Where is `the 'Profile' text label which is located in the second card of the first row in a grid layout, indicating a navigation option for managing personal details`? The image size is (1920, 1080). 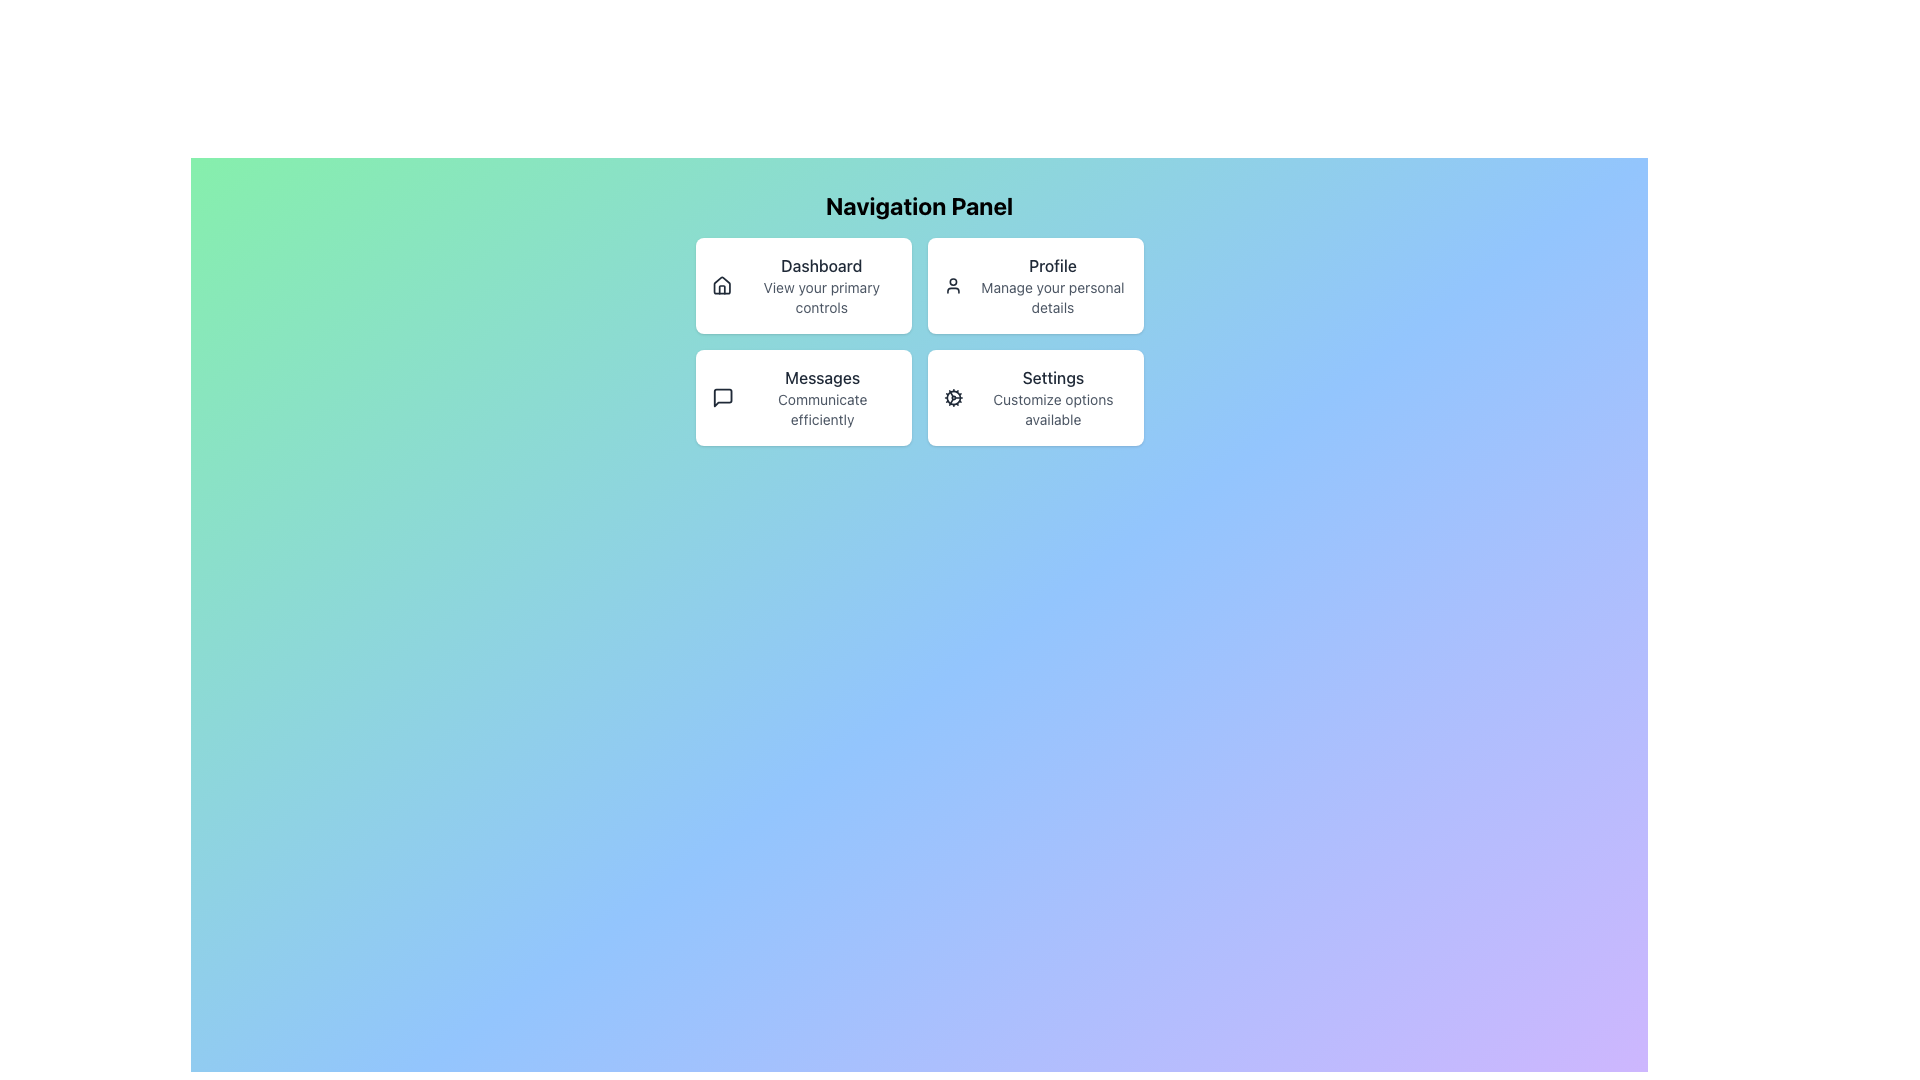 the 'Profile' text label which is located in the second card of the first row in a grid layout, indicating a navigation option for managing personal details is located at coordinates (1051, 285).